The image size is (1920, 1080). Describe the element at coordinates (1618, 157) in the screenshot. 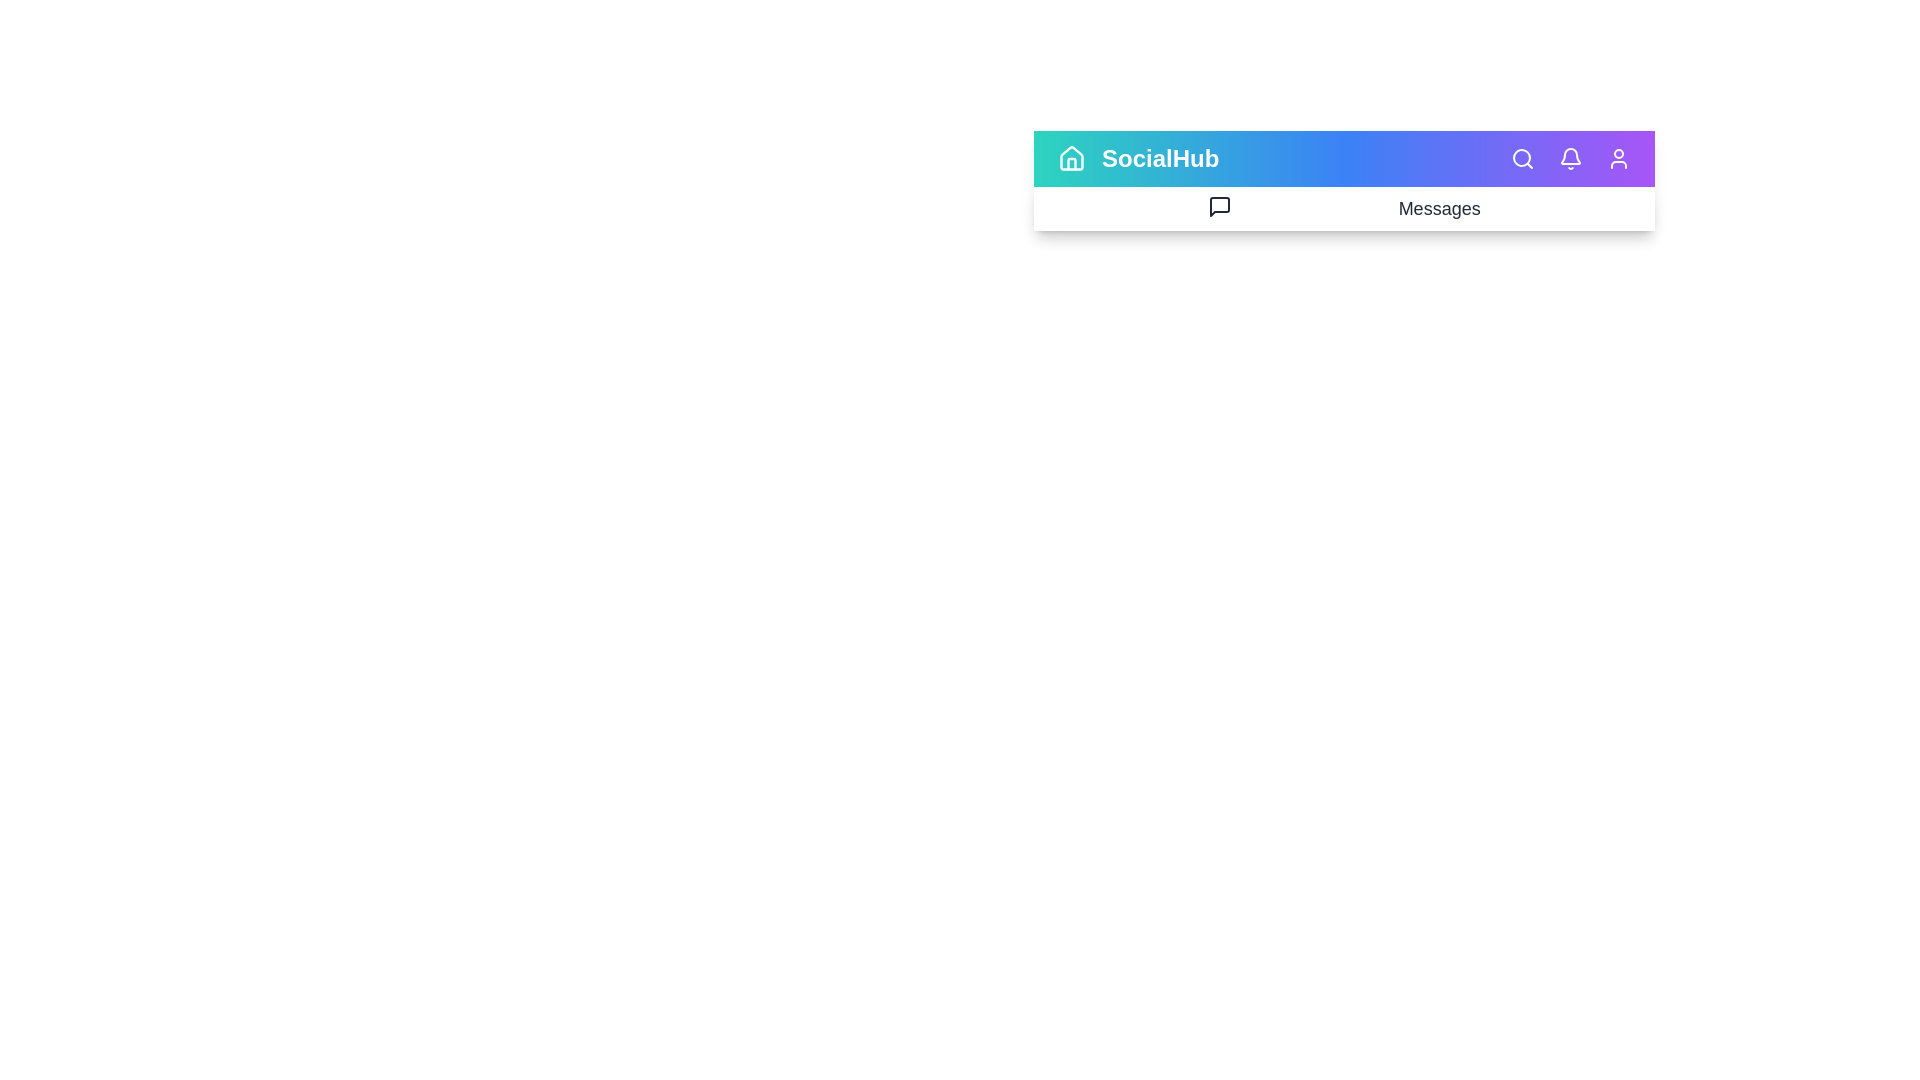

I see `the user icon to view or edit the user profile` at that location.